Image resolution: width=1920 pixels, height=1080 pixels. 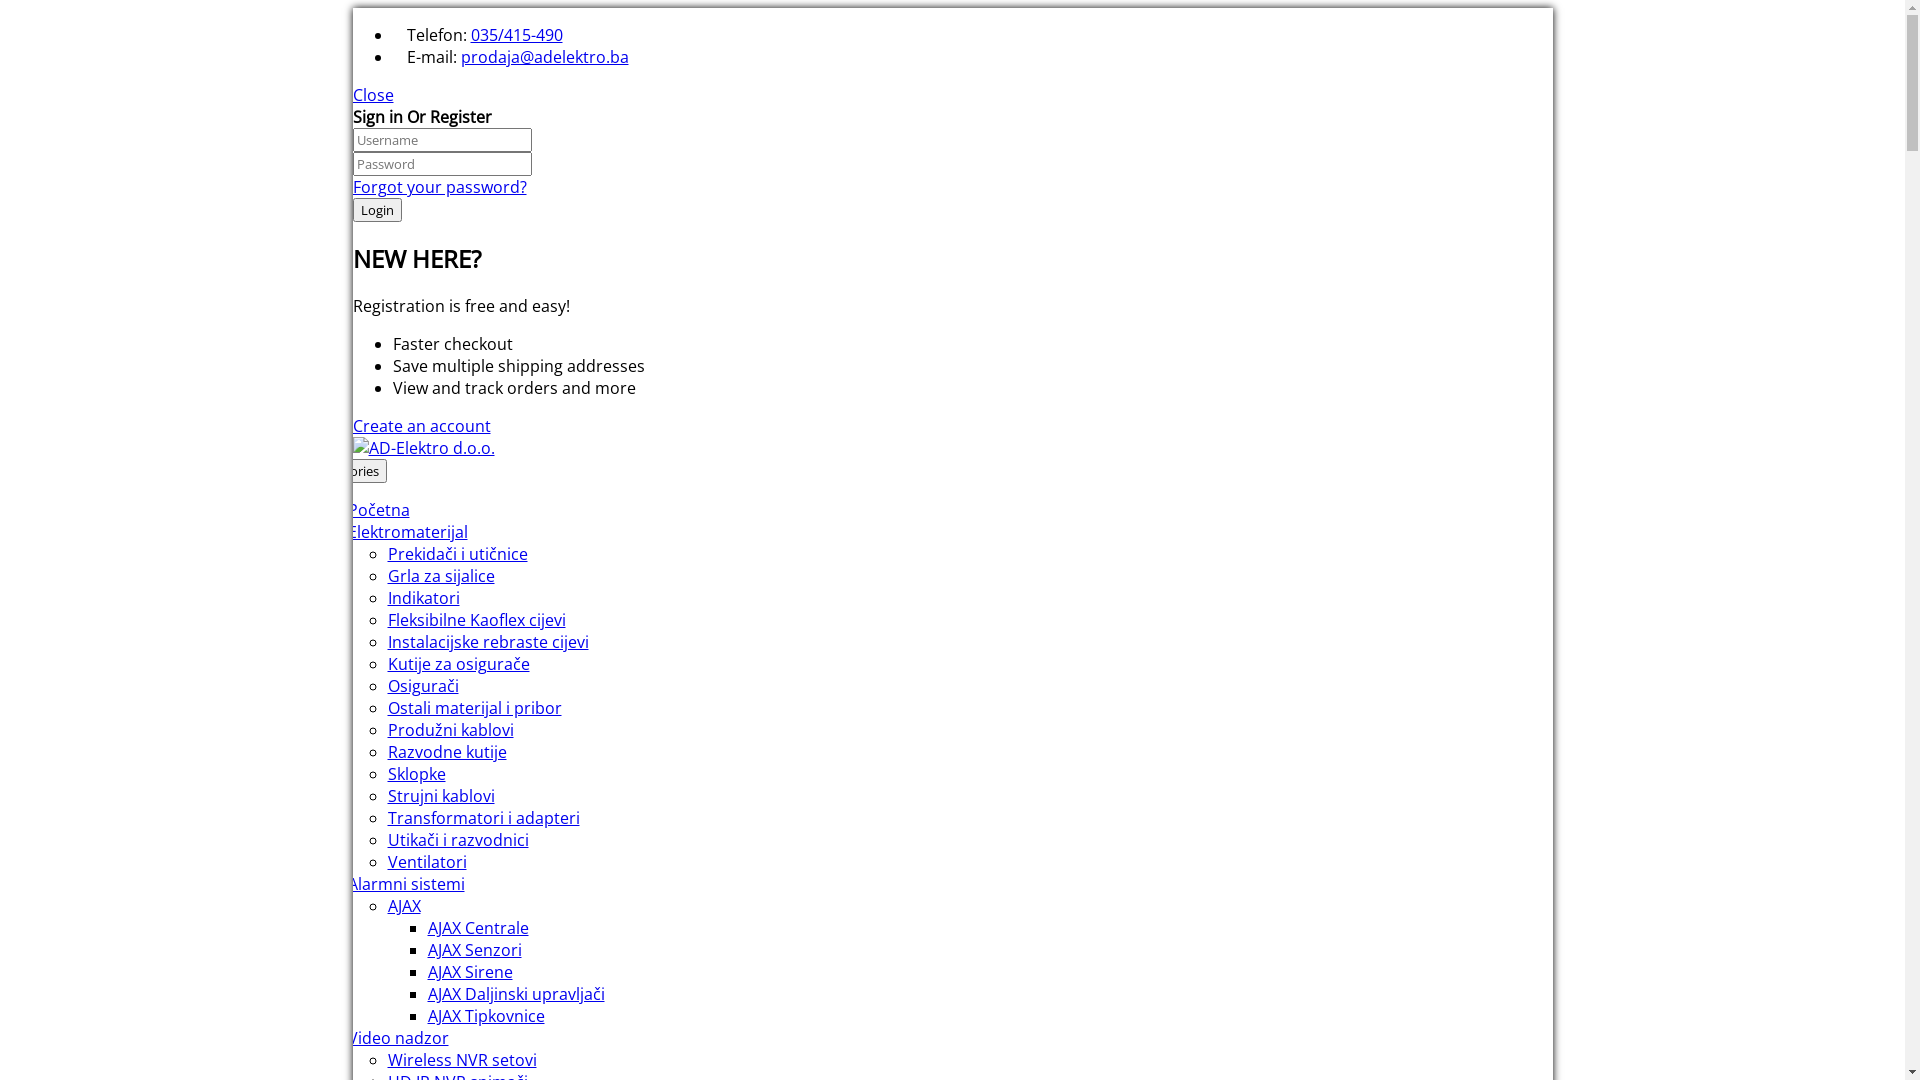 What do you see at coordinates (405, 882) in the screenshot?
I see `'Alarmni sistemi'` at bounding box center [405, 882].